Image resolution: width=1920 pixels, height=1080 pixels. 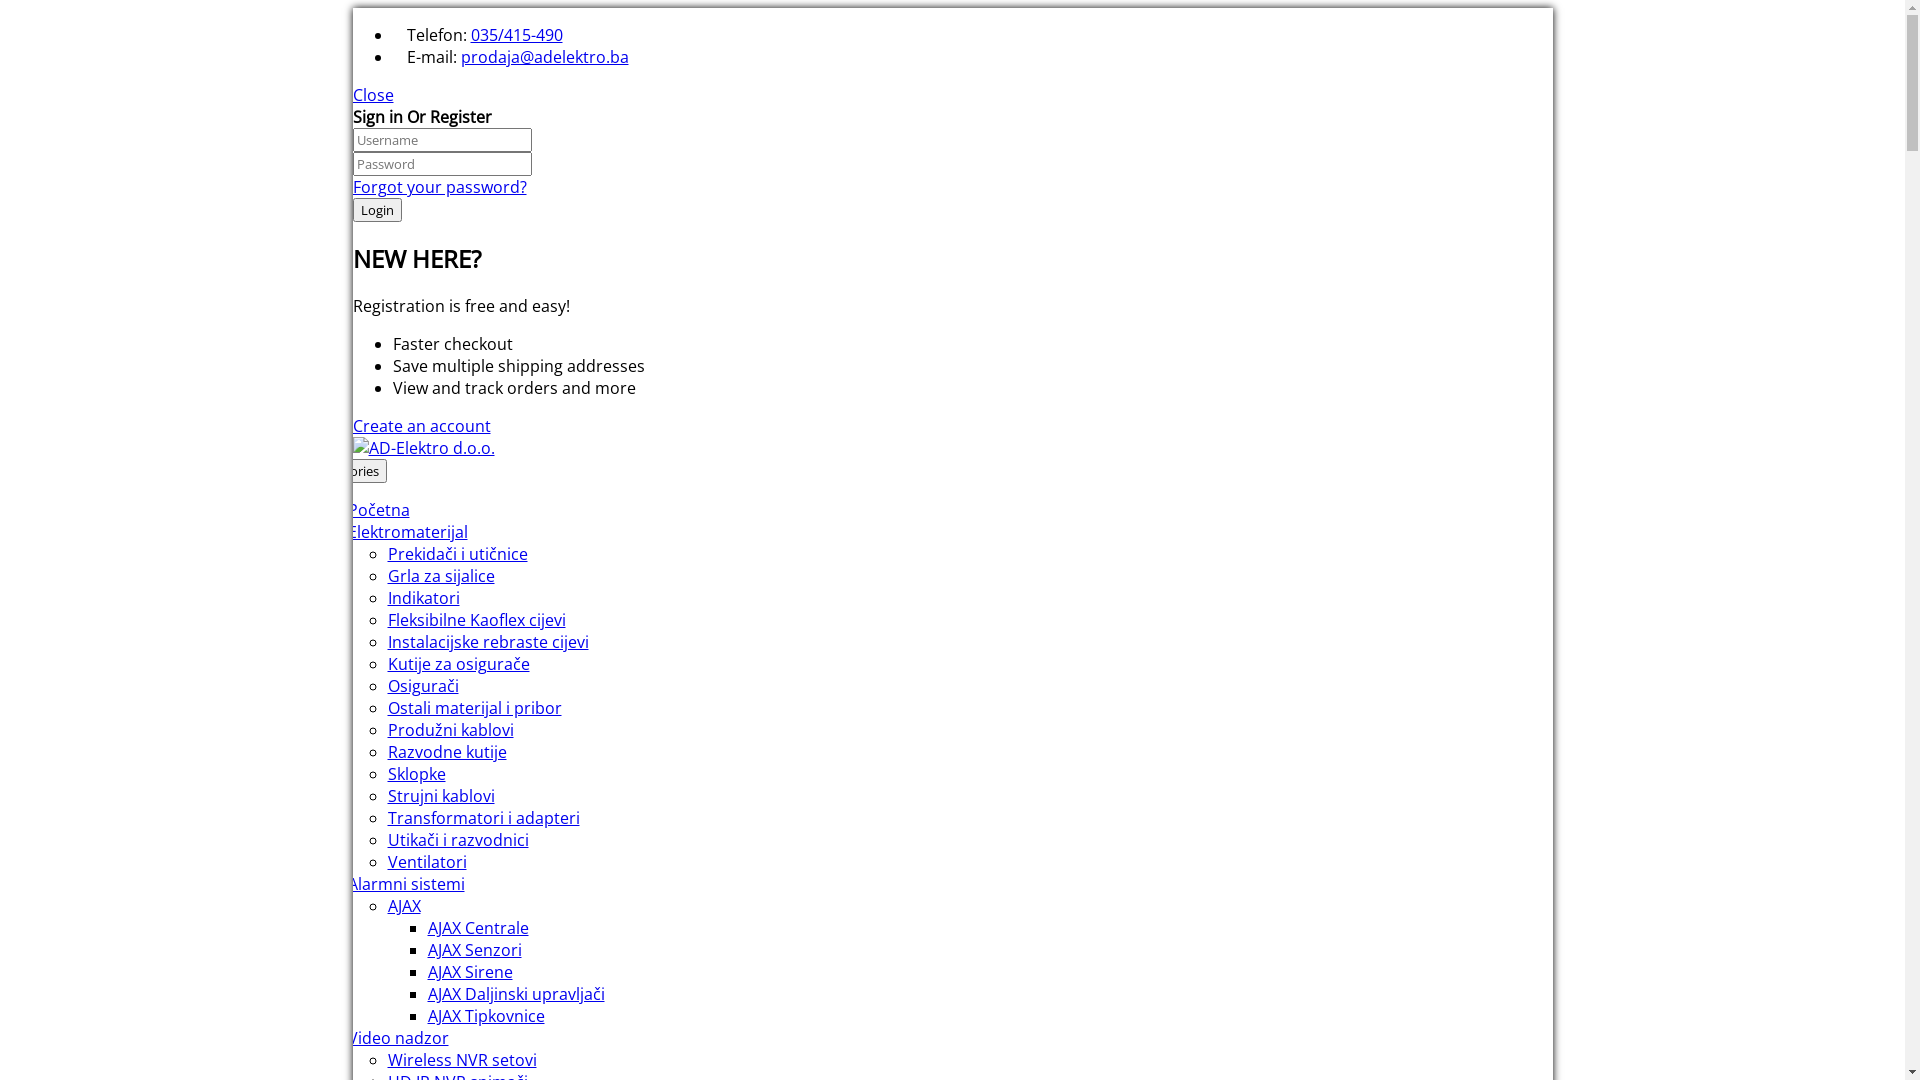 What do you see at coordinates (405, 882) in the screenshot?
I see `'Alarmni sistemi'` at bounding box center [405, 882].